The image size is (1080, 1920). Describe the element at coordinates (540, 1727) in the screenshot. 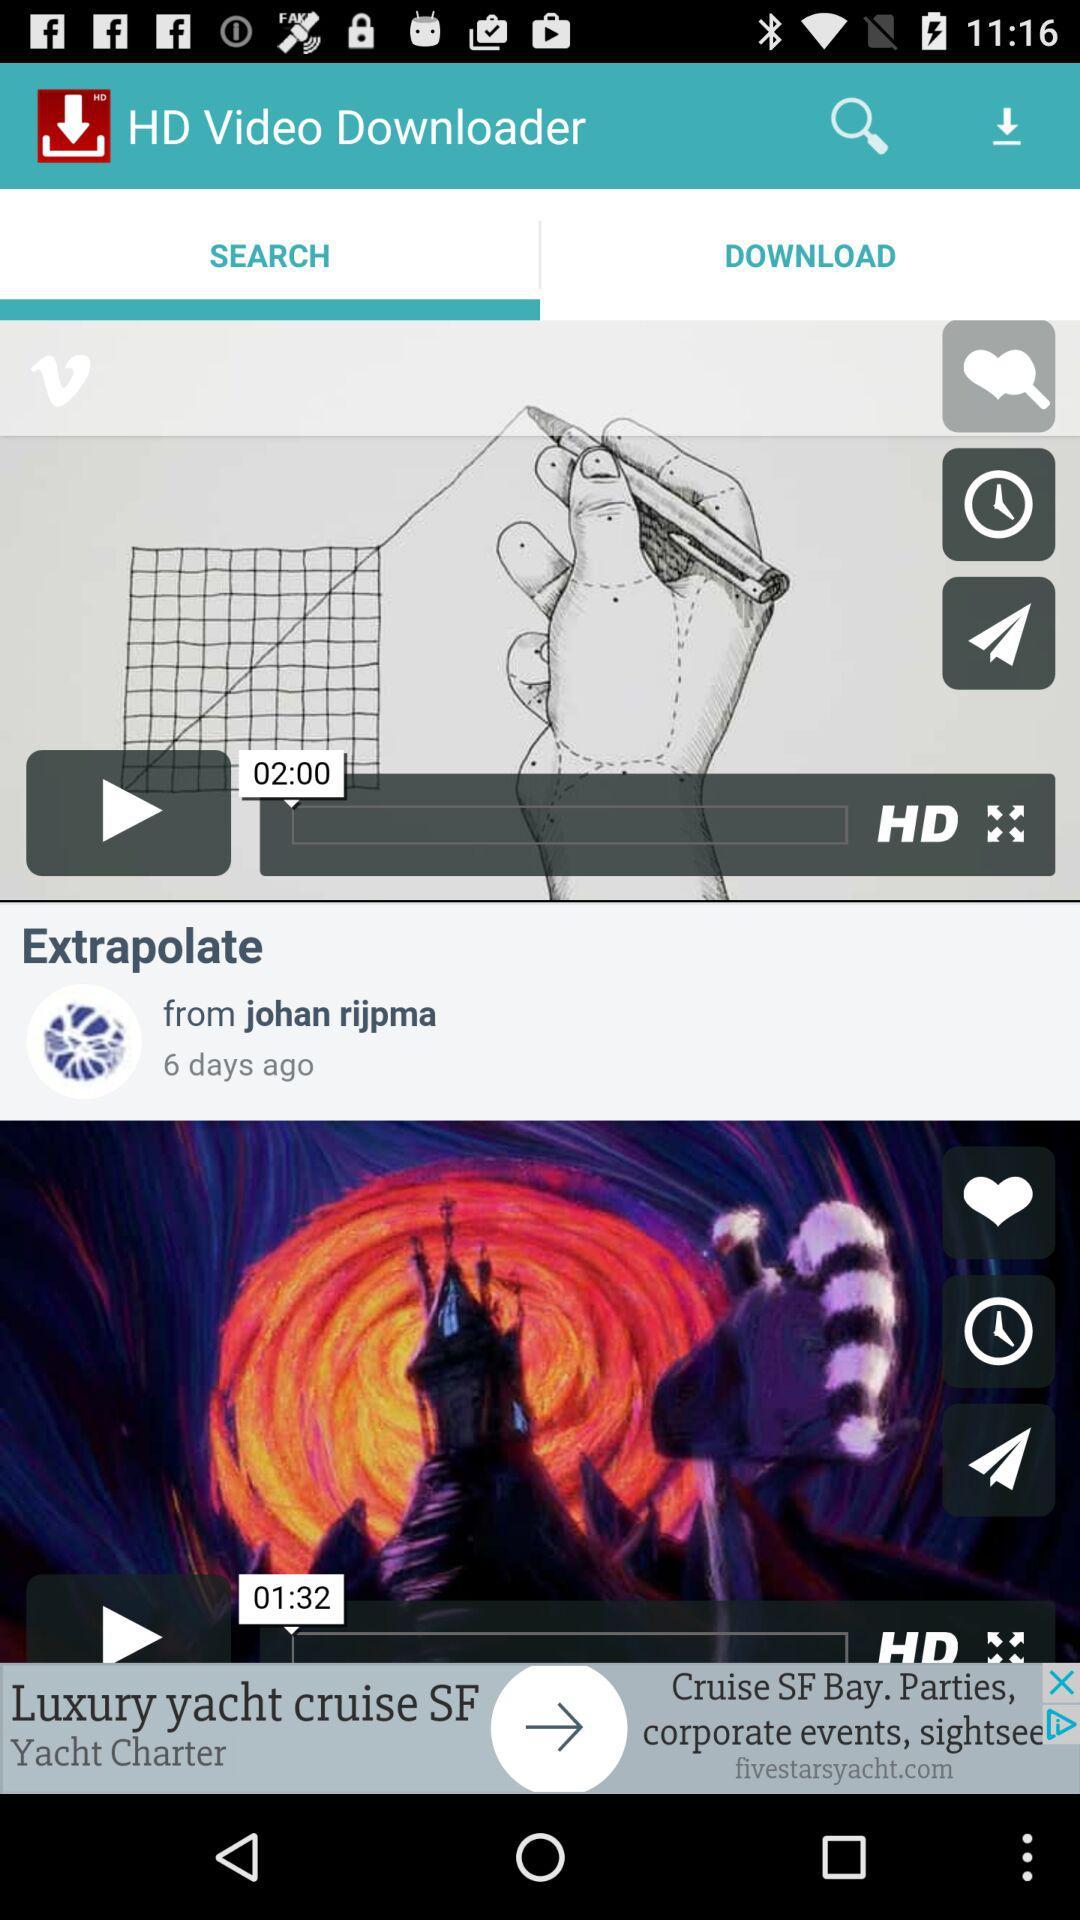

I see `the icon at the bottom` at that location.